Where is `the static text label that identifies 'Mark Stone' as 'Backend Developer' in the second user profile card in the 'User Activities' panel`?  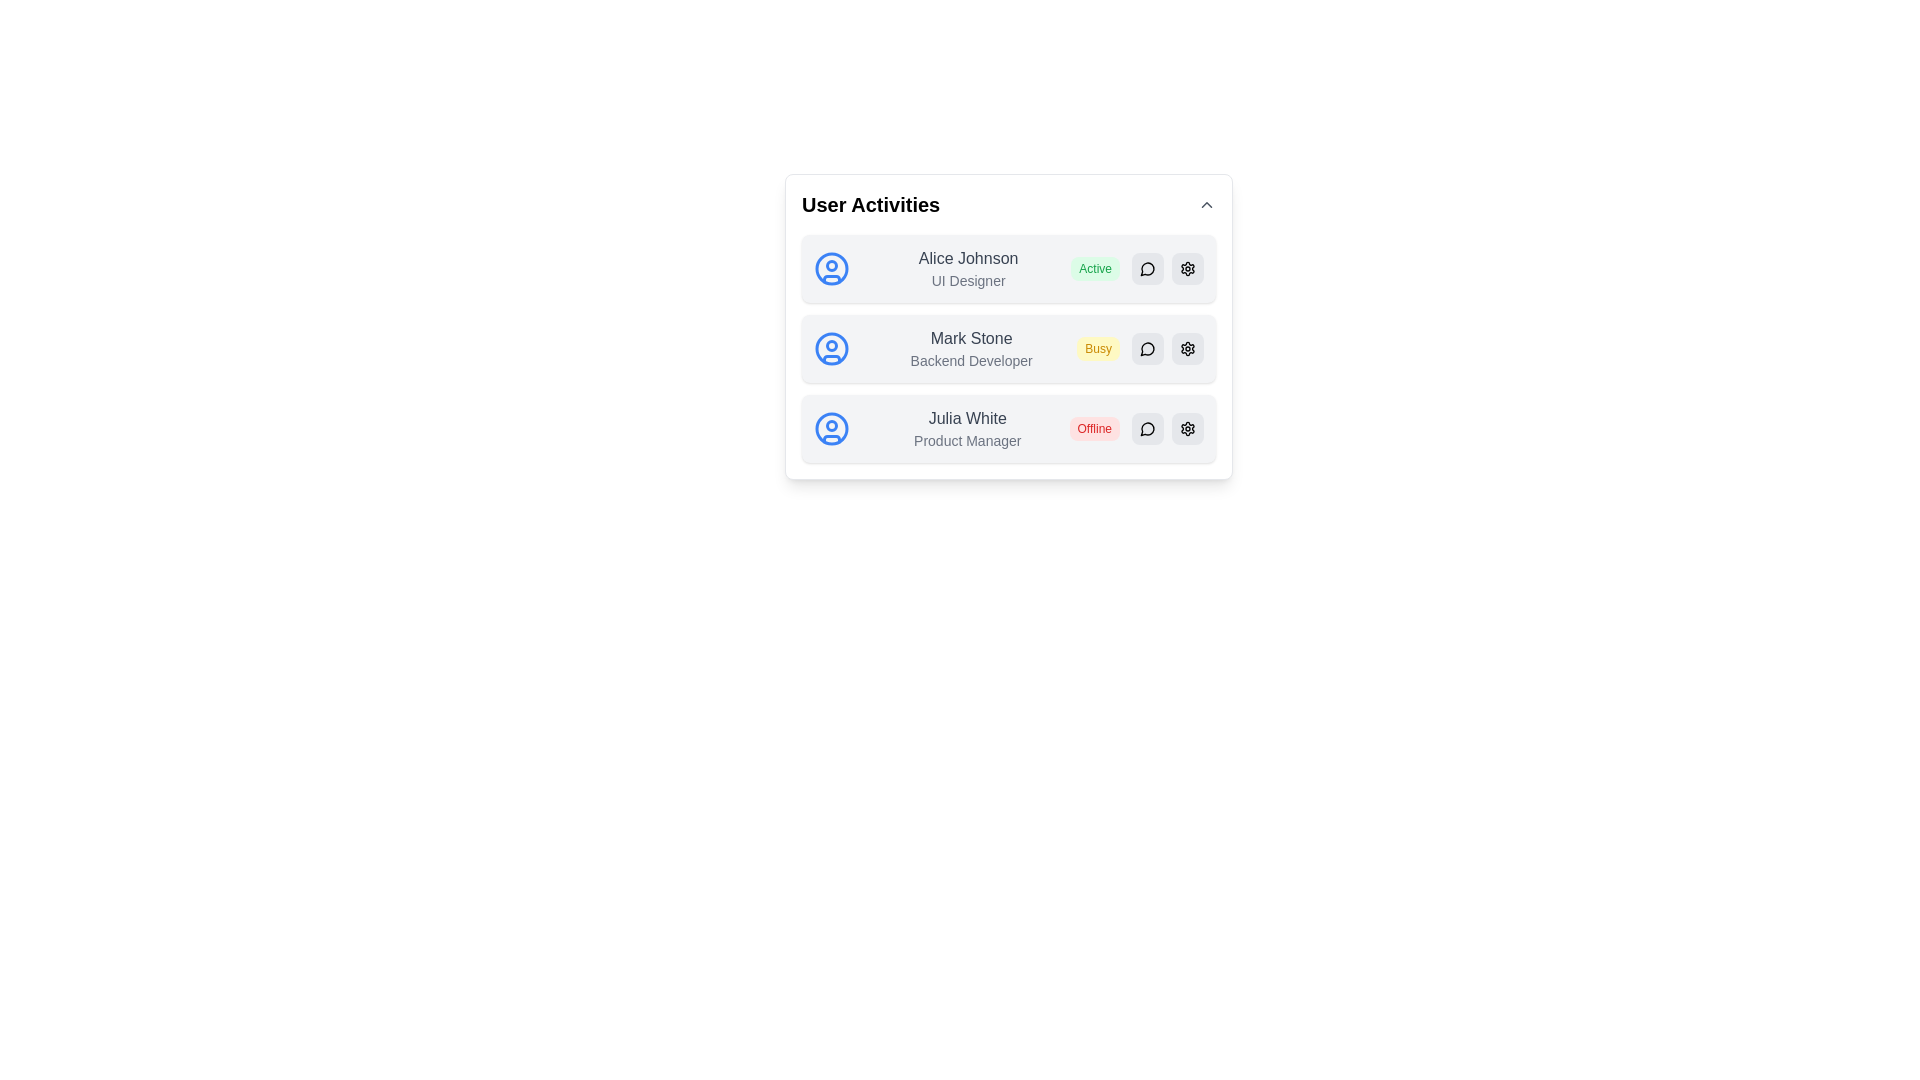
the static text label that identifies 'Mark Stone' as 'Backend Developer' in the second user profile card in the 'User Activities' panel is located at coordinates (971, 361).